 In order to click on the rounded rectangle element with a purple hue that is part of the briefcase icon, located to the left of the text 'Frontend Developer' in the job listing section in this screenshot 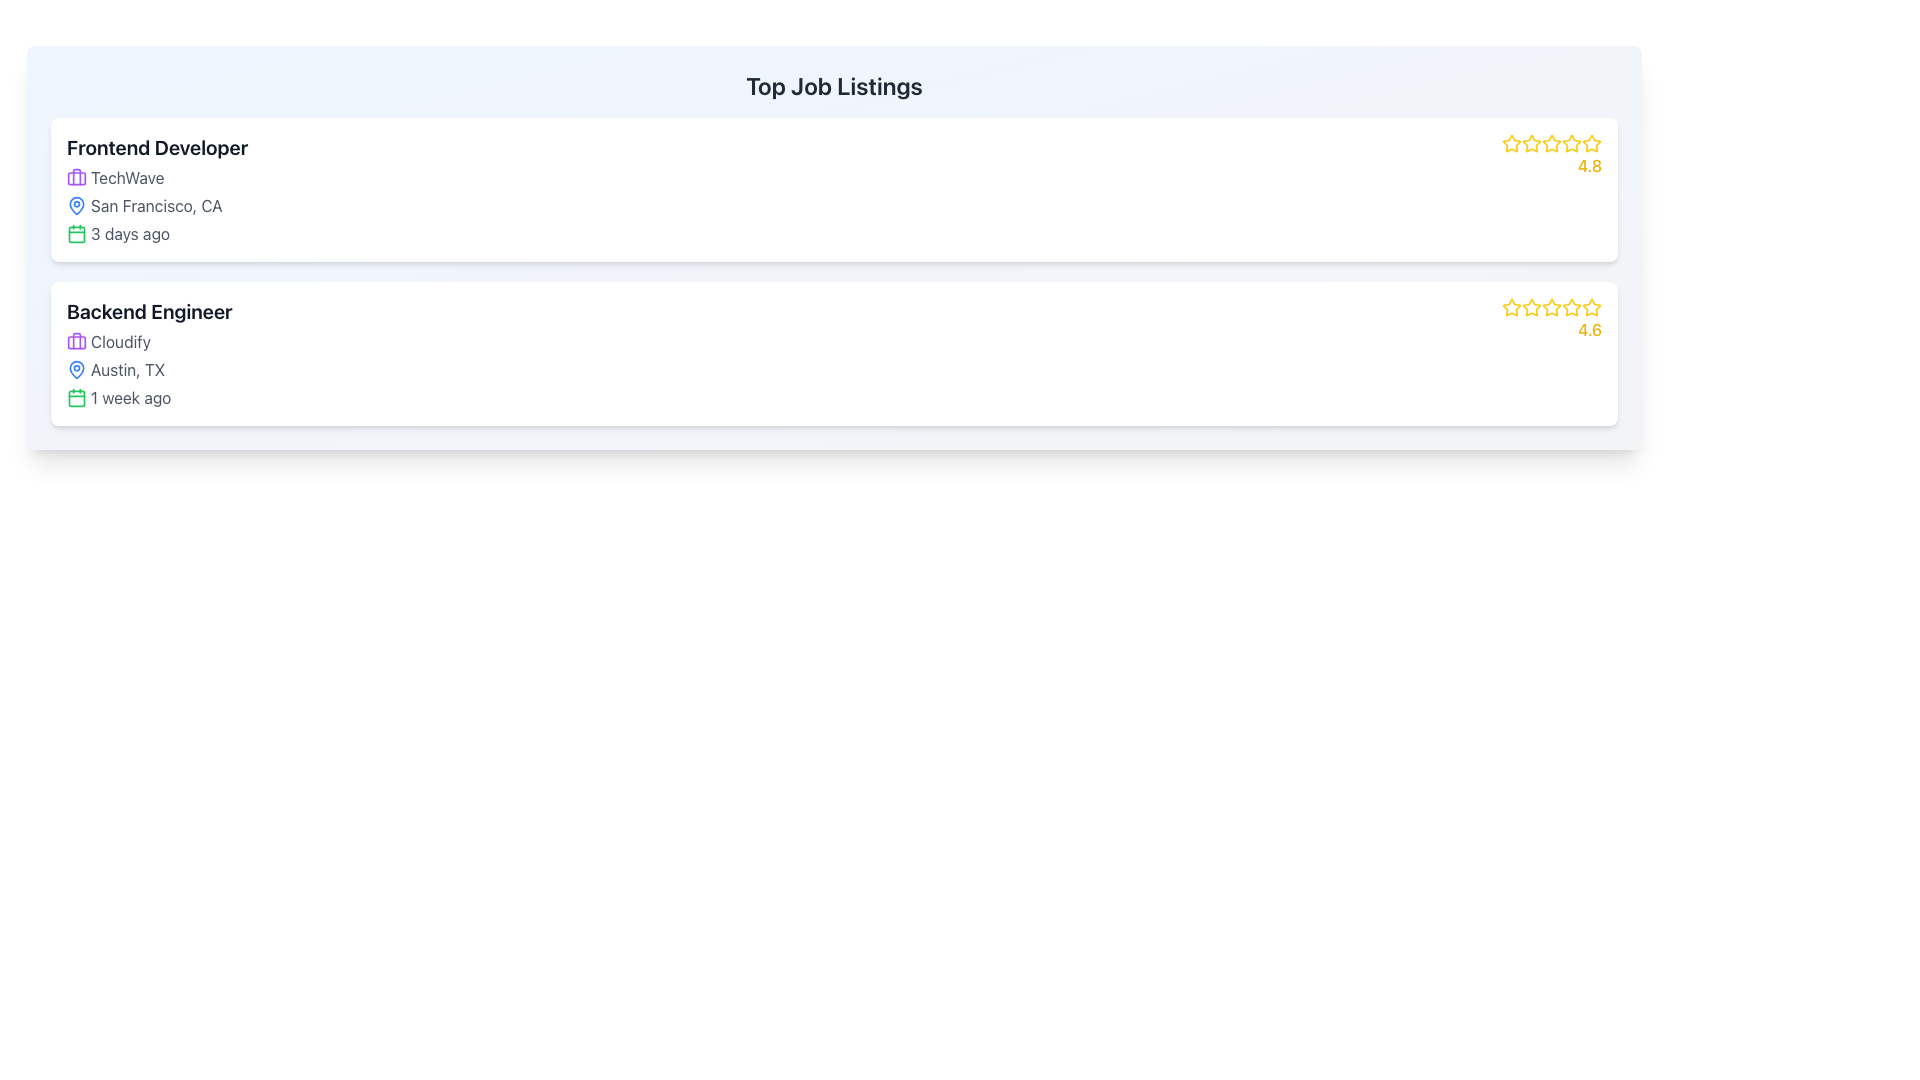, I will do `click(76, 176)`.